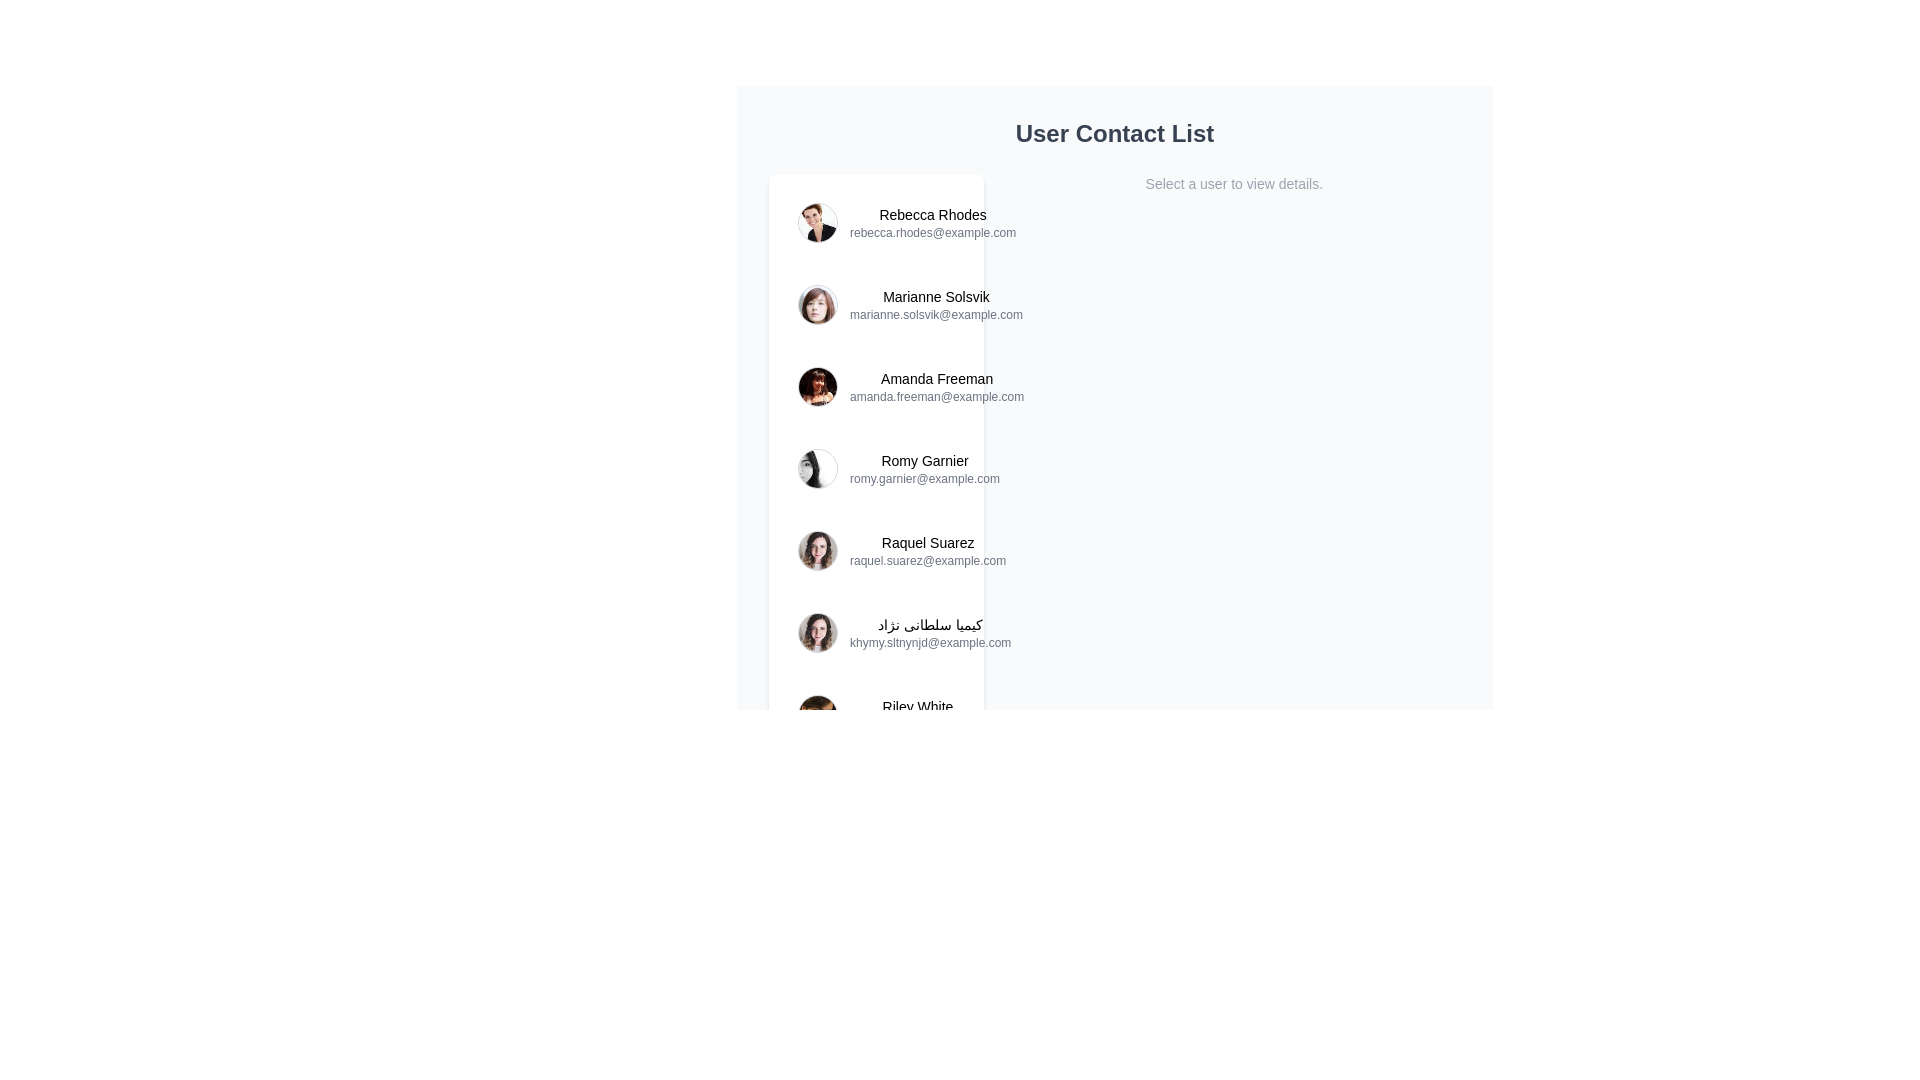 The image size is (1920, 1080). I want to click on the email address text label displaying the user's email in the contact list, located below the name 'کیمیا سلطانی نژاد', so click(929, 643).